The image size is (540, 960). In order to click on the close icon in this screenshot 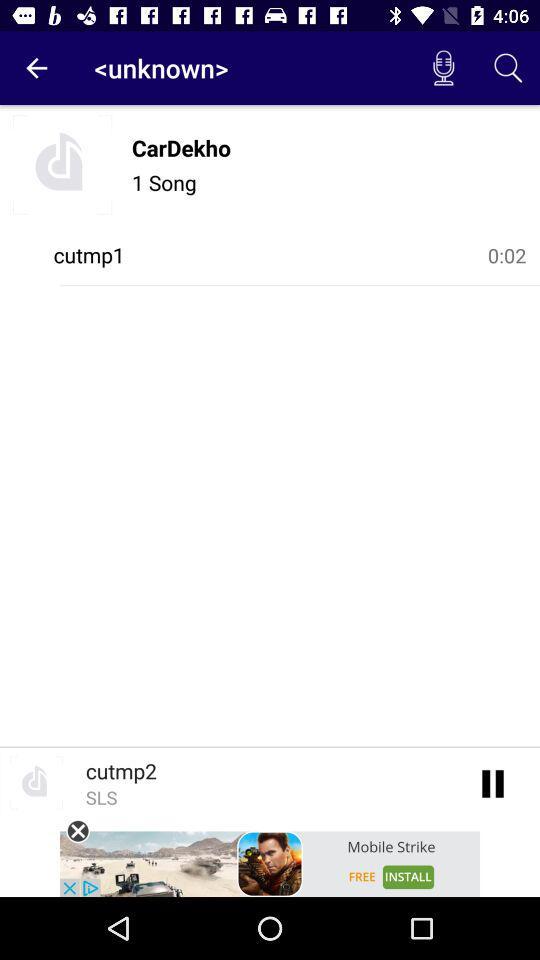, I will do `click(77, 831)`.